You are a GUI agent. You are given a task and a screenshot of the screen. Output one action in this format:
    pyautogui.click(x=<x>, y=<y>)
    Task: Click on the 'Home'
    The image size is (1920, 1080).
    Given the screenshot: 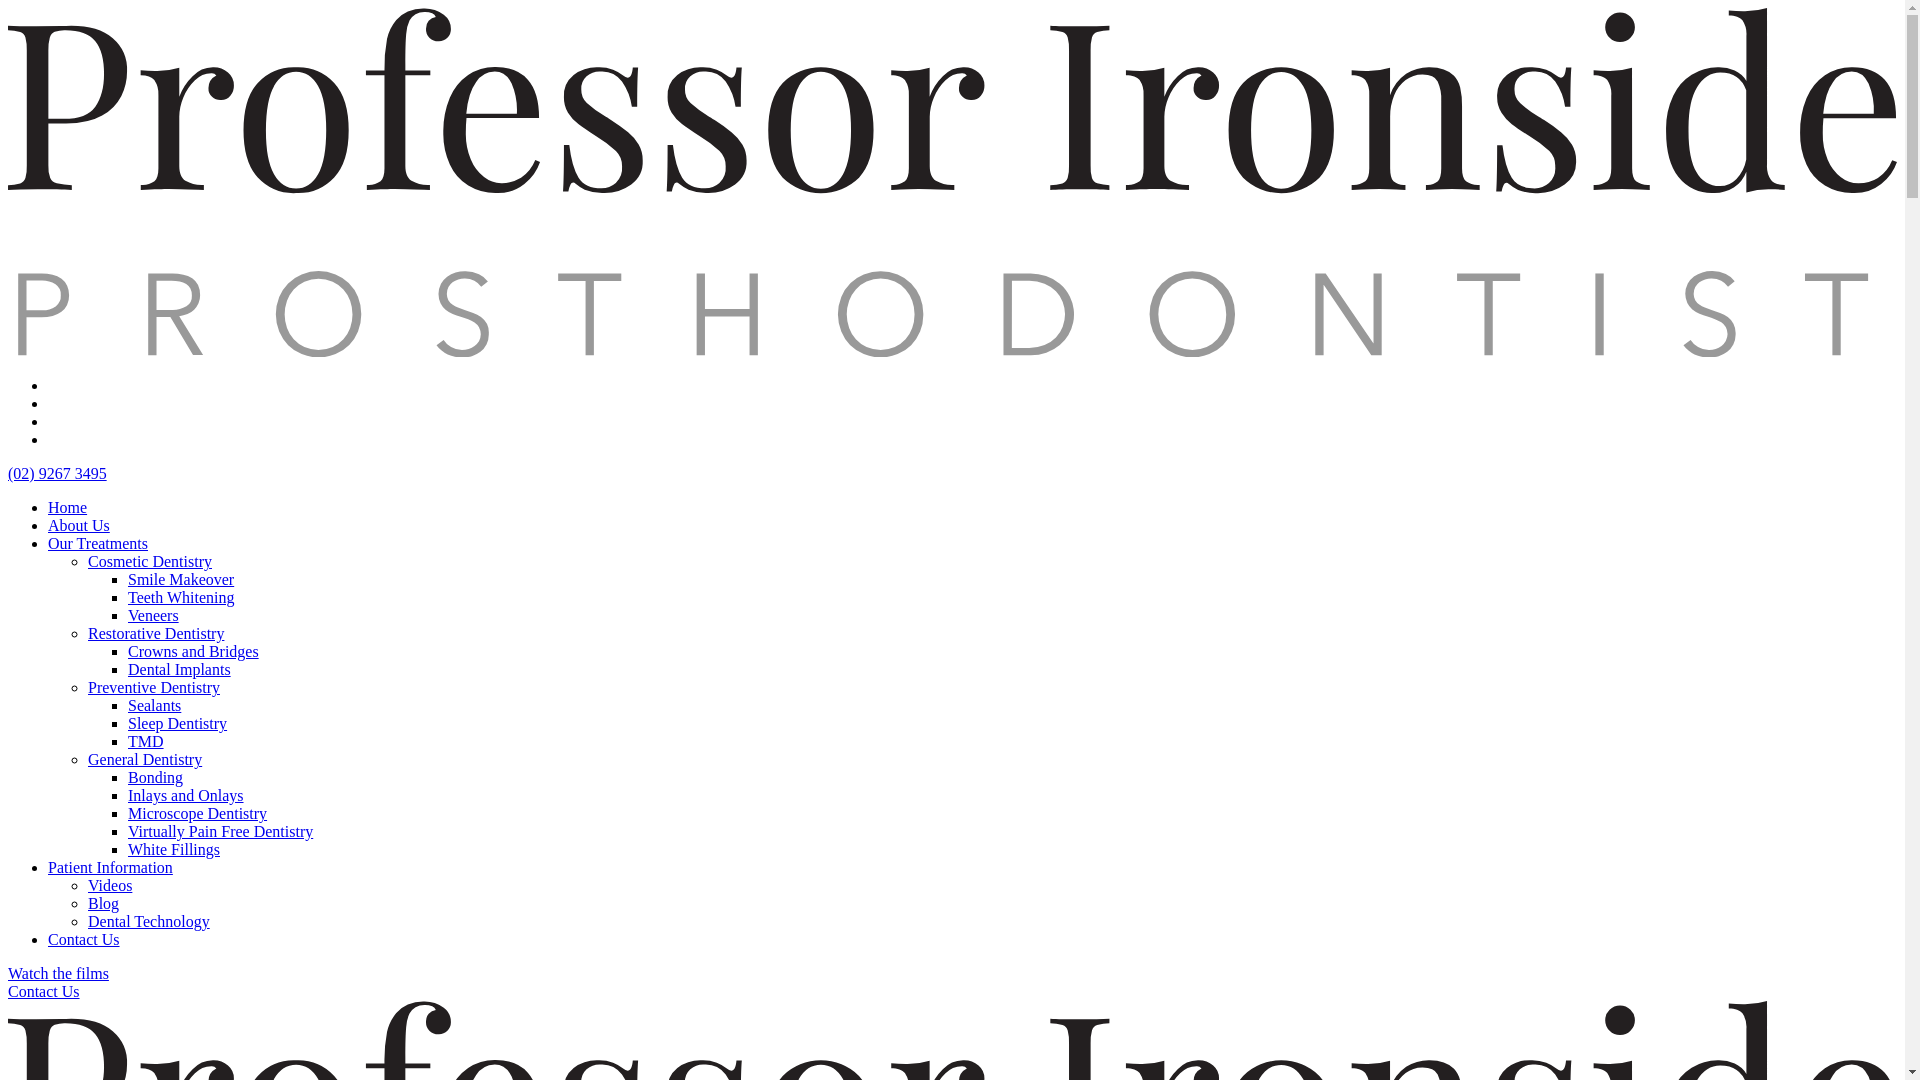 What is the action you would take?
    pyautogui.click(x=67, y=506)
    